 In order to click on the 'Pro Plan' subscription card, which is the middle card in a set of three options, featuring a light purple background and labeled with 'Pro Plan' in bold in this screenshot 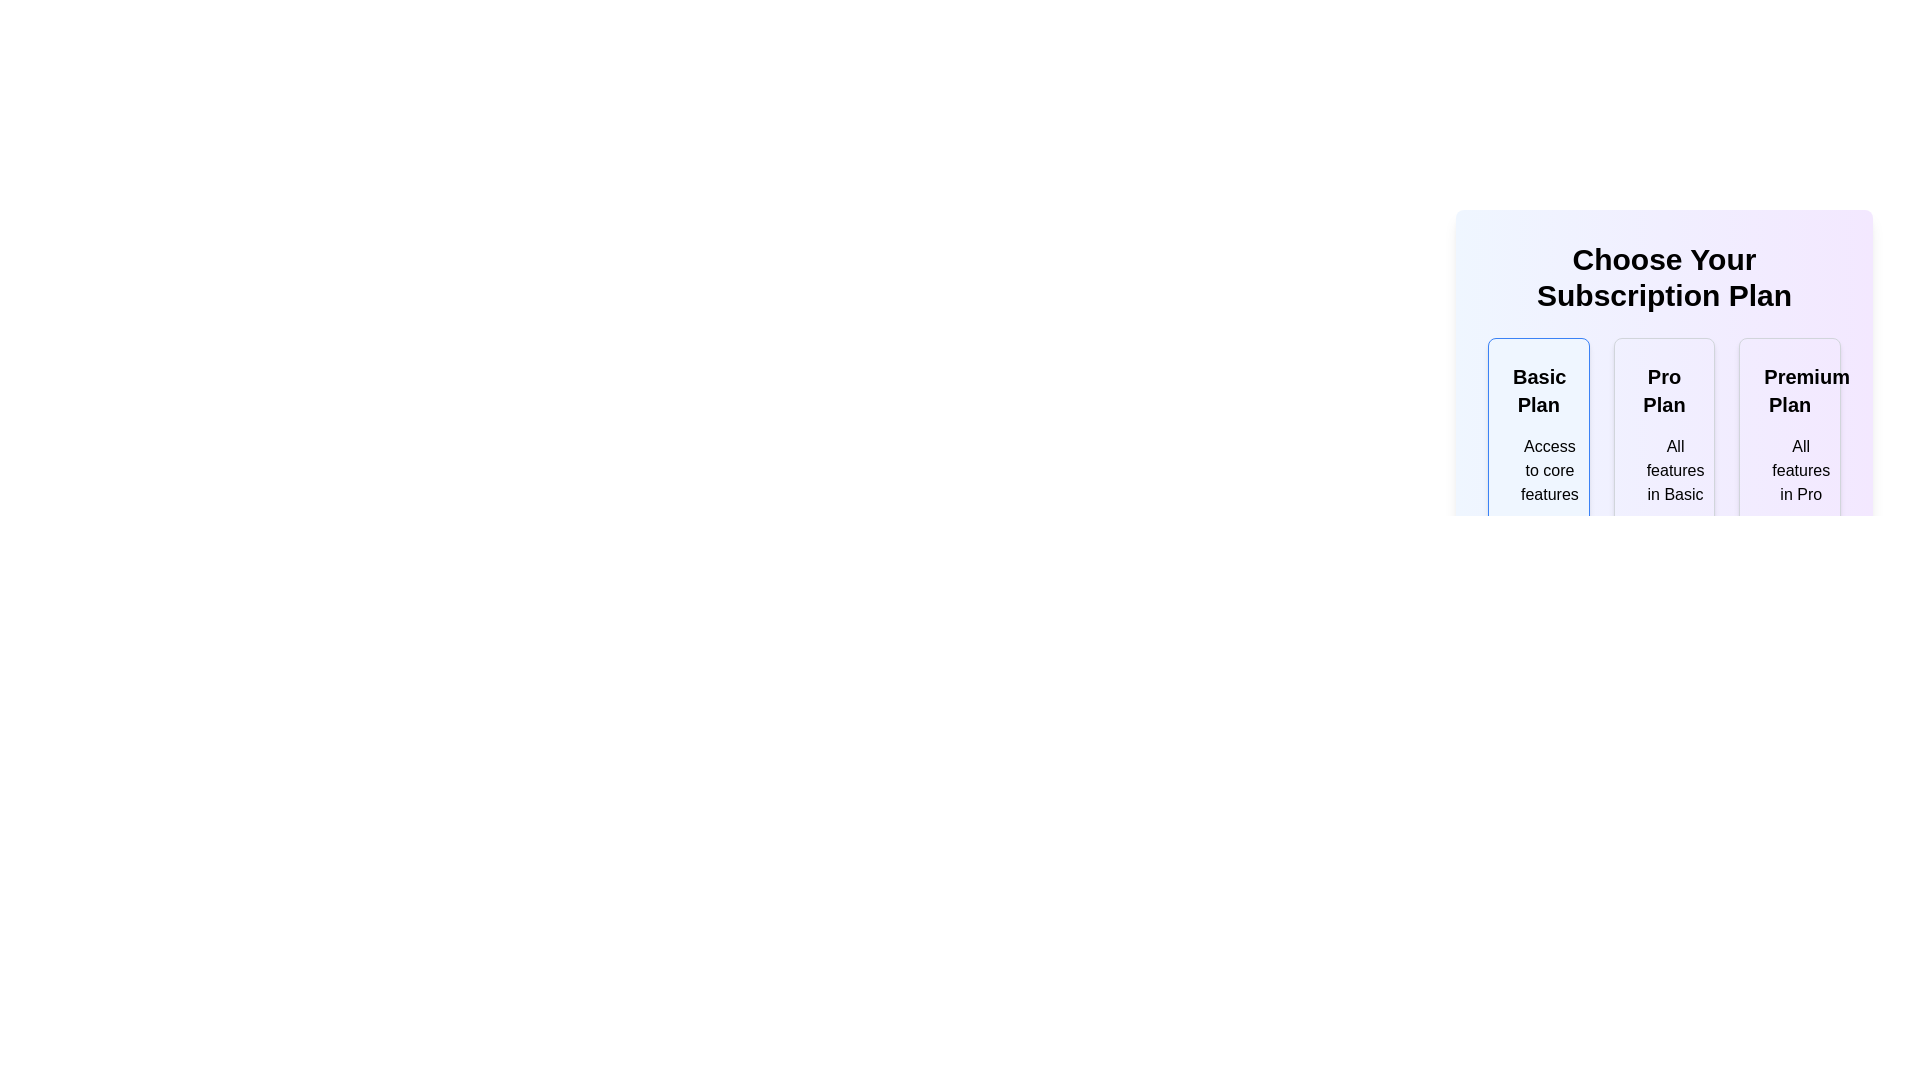, I will do `click(1664, 350)`.